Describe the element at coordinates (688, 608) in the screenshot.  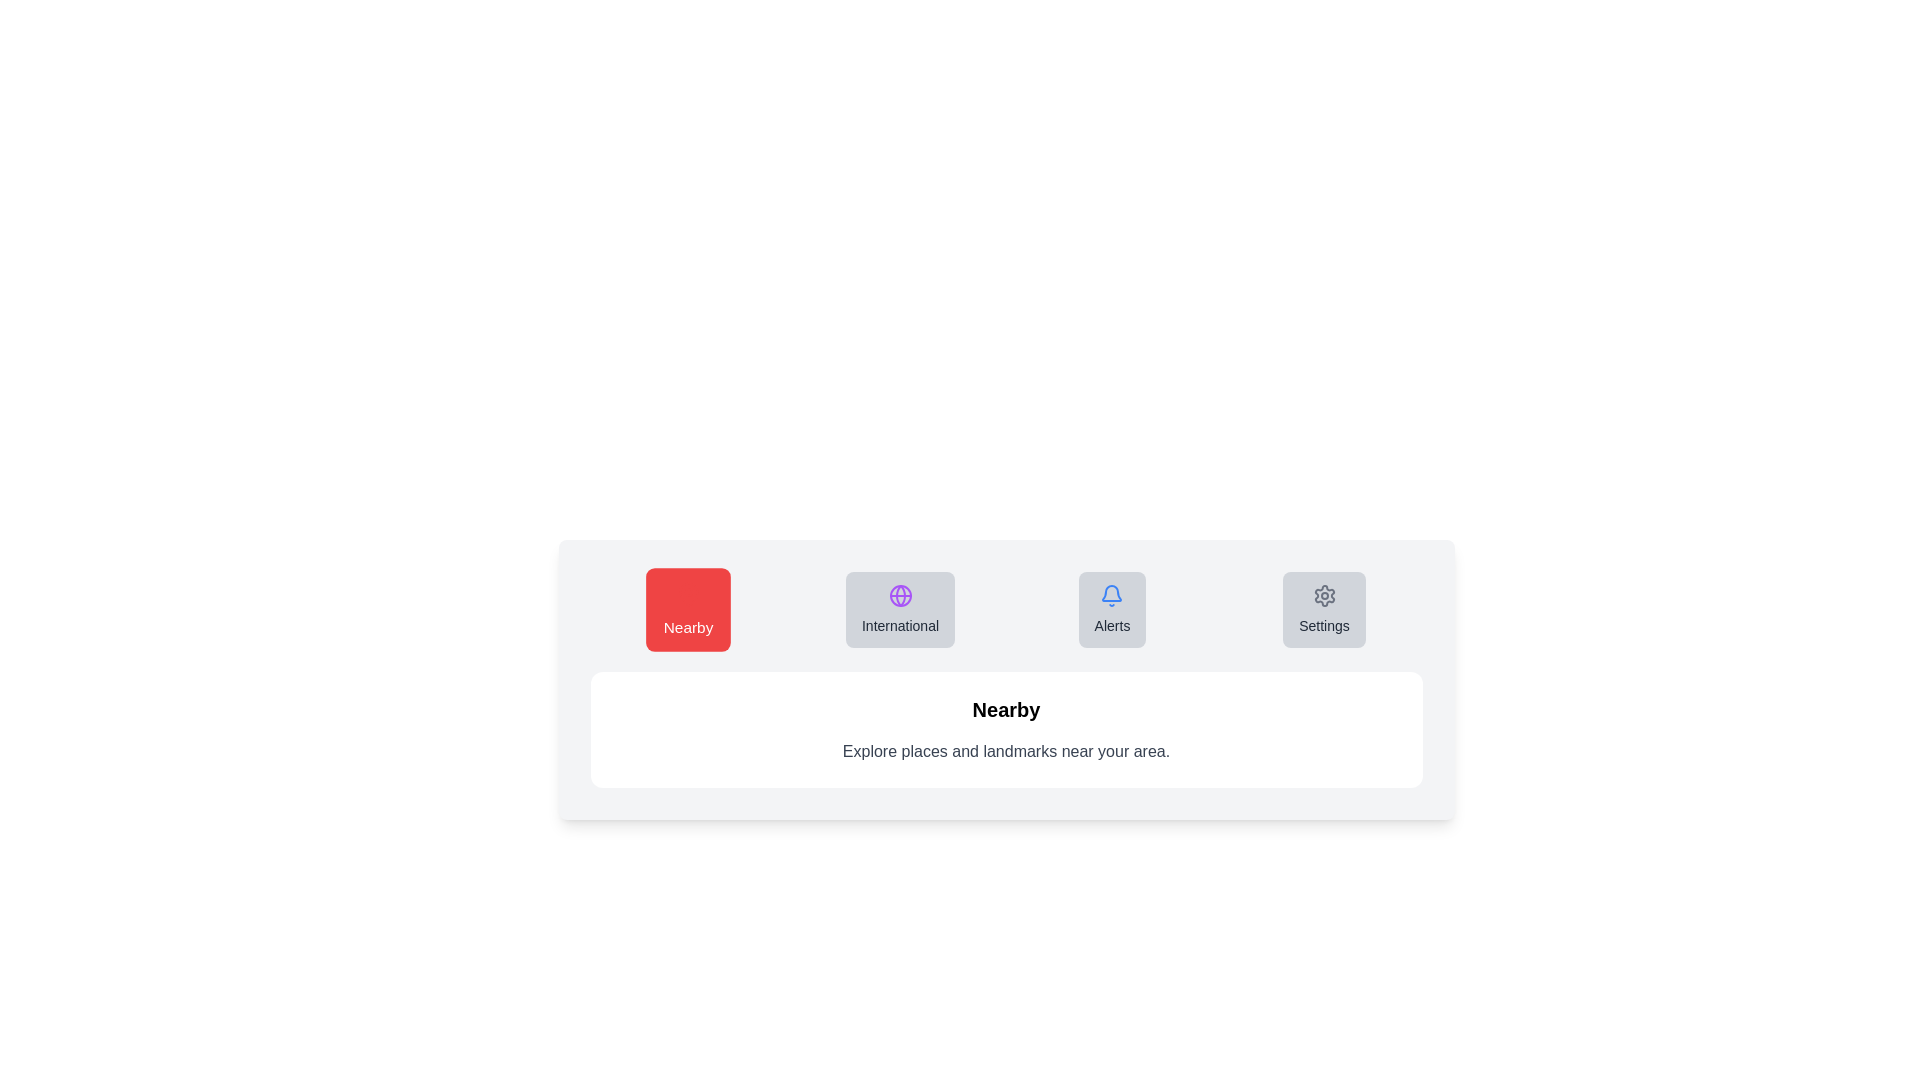
I see `the tab labeled Nearby to observe its hover effect` at that location.